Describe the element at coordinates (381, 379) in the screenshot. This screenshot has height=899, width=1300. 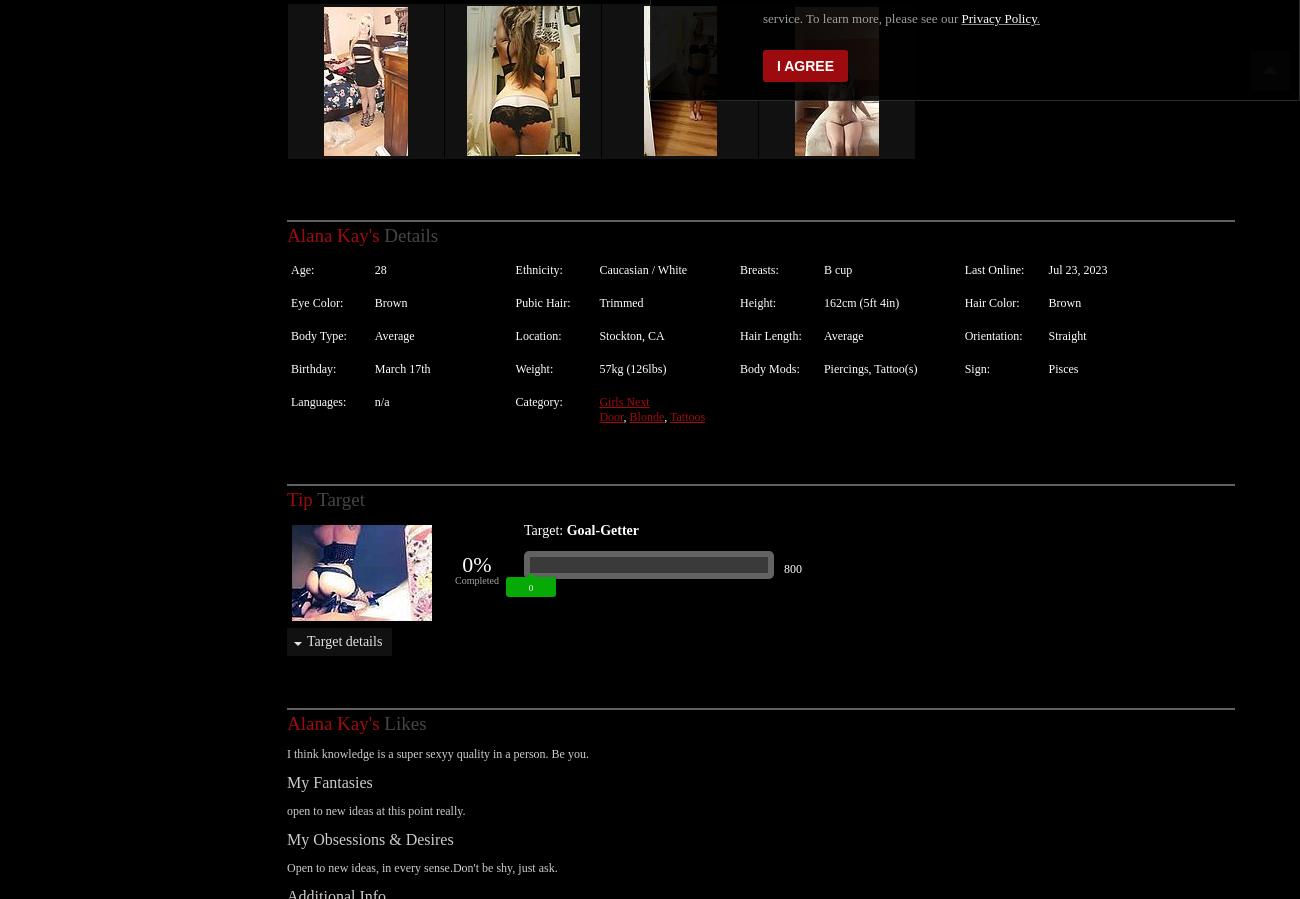
I see `'n/a'` at that location.